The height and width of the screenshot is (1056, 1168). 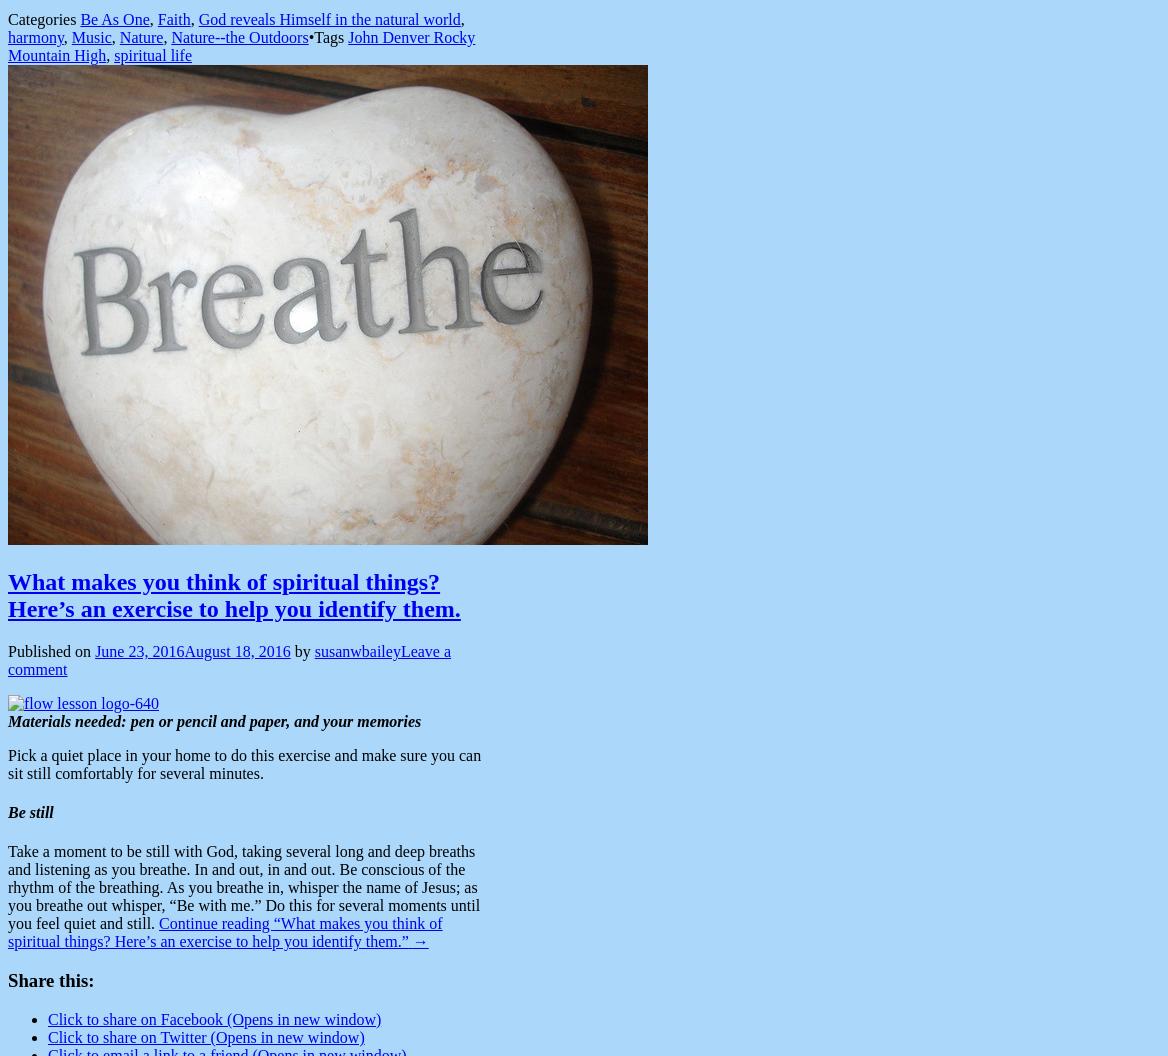 I want to click on 'Faith', so click(x=173, y=19).